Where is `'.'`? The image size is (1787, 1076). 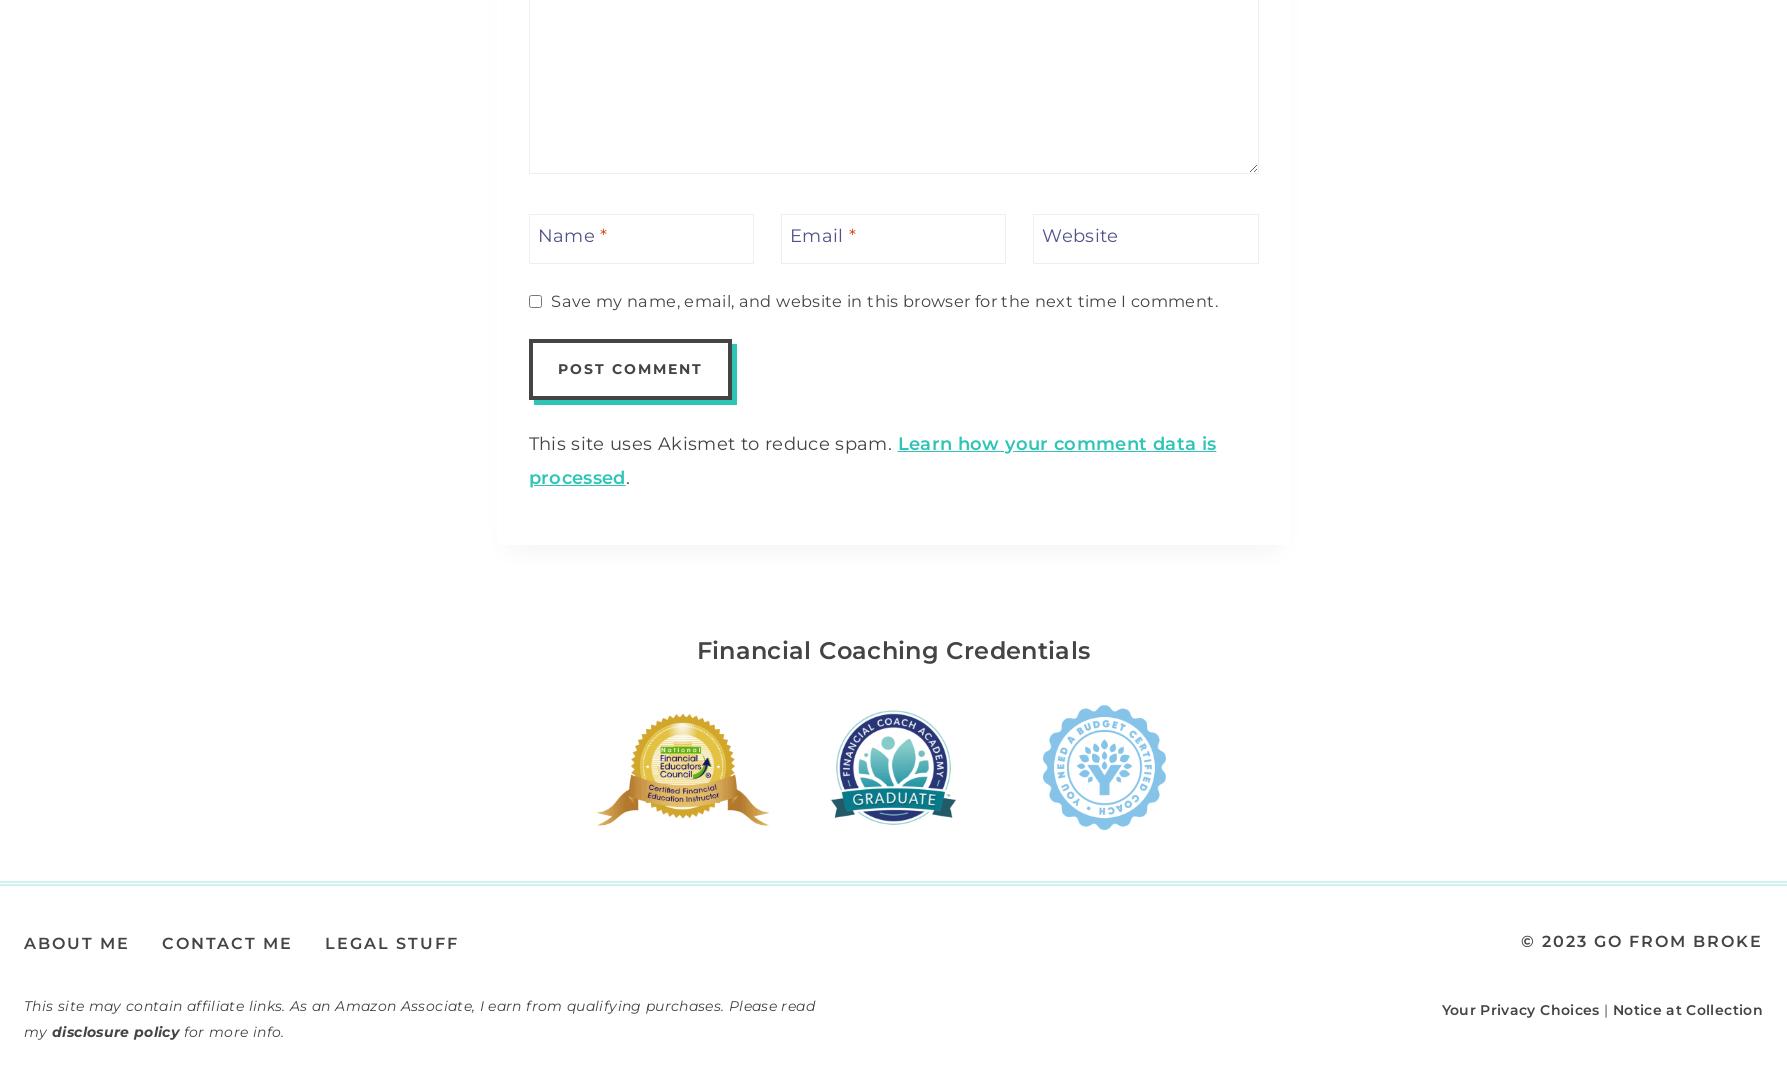
'.' is located at coordinates (623, 475).